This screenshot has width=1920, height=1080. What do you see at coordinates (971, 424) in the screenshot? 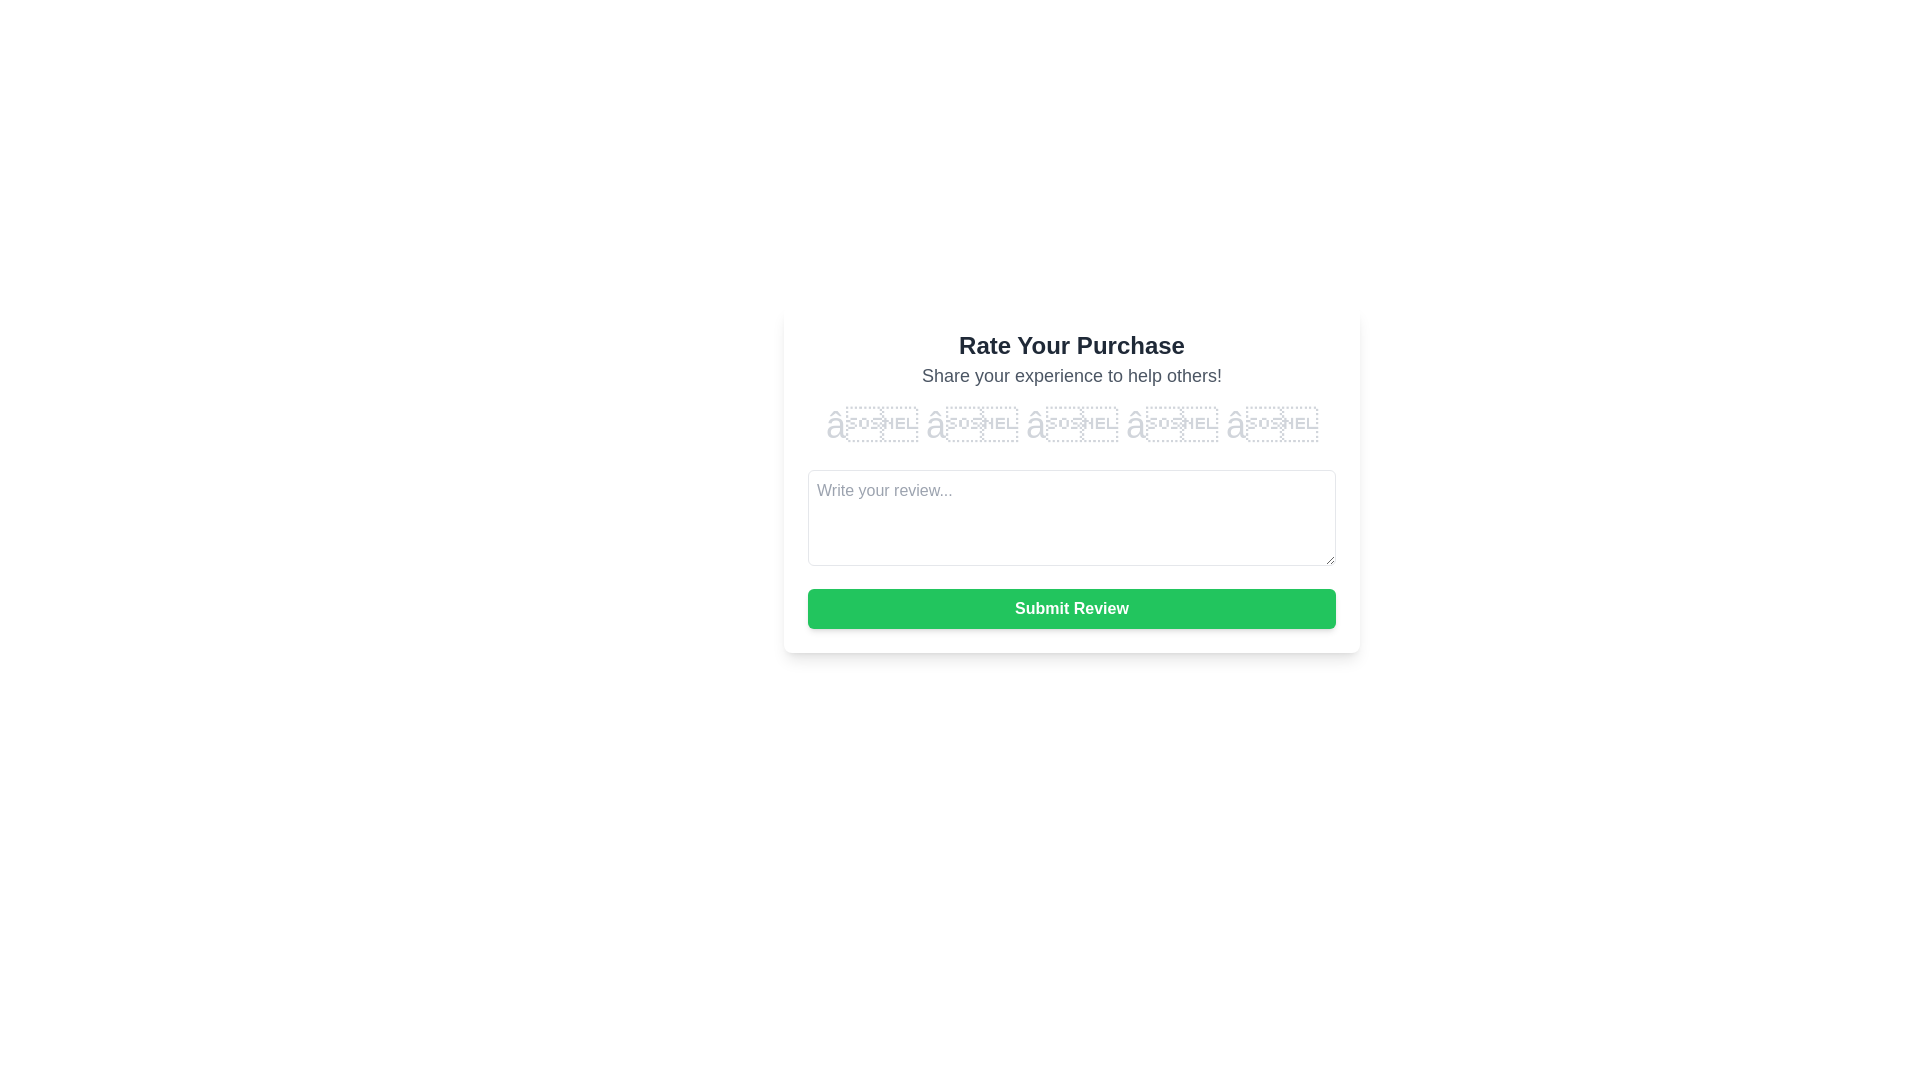
I see `the star corresponding to 2 to preview the rating` at bounding box center [971, 424].